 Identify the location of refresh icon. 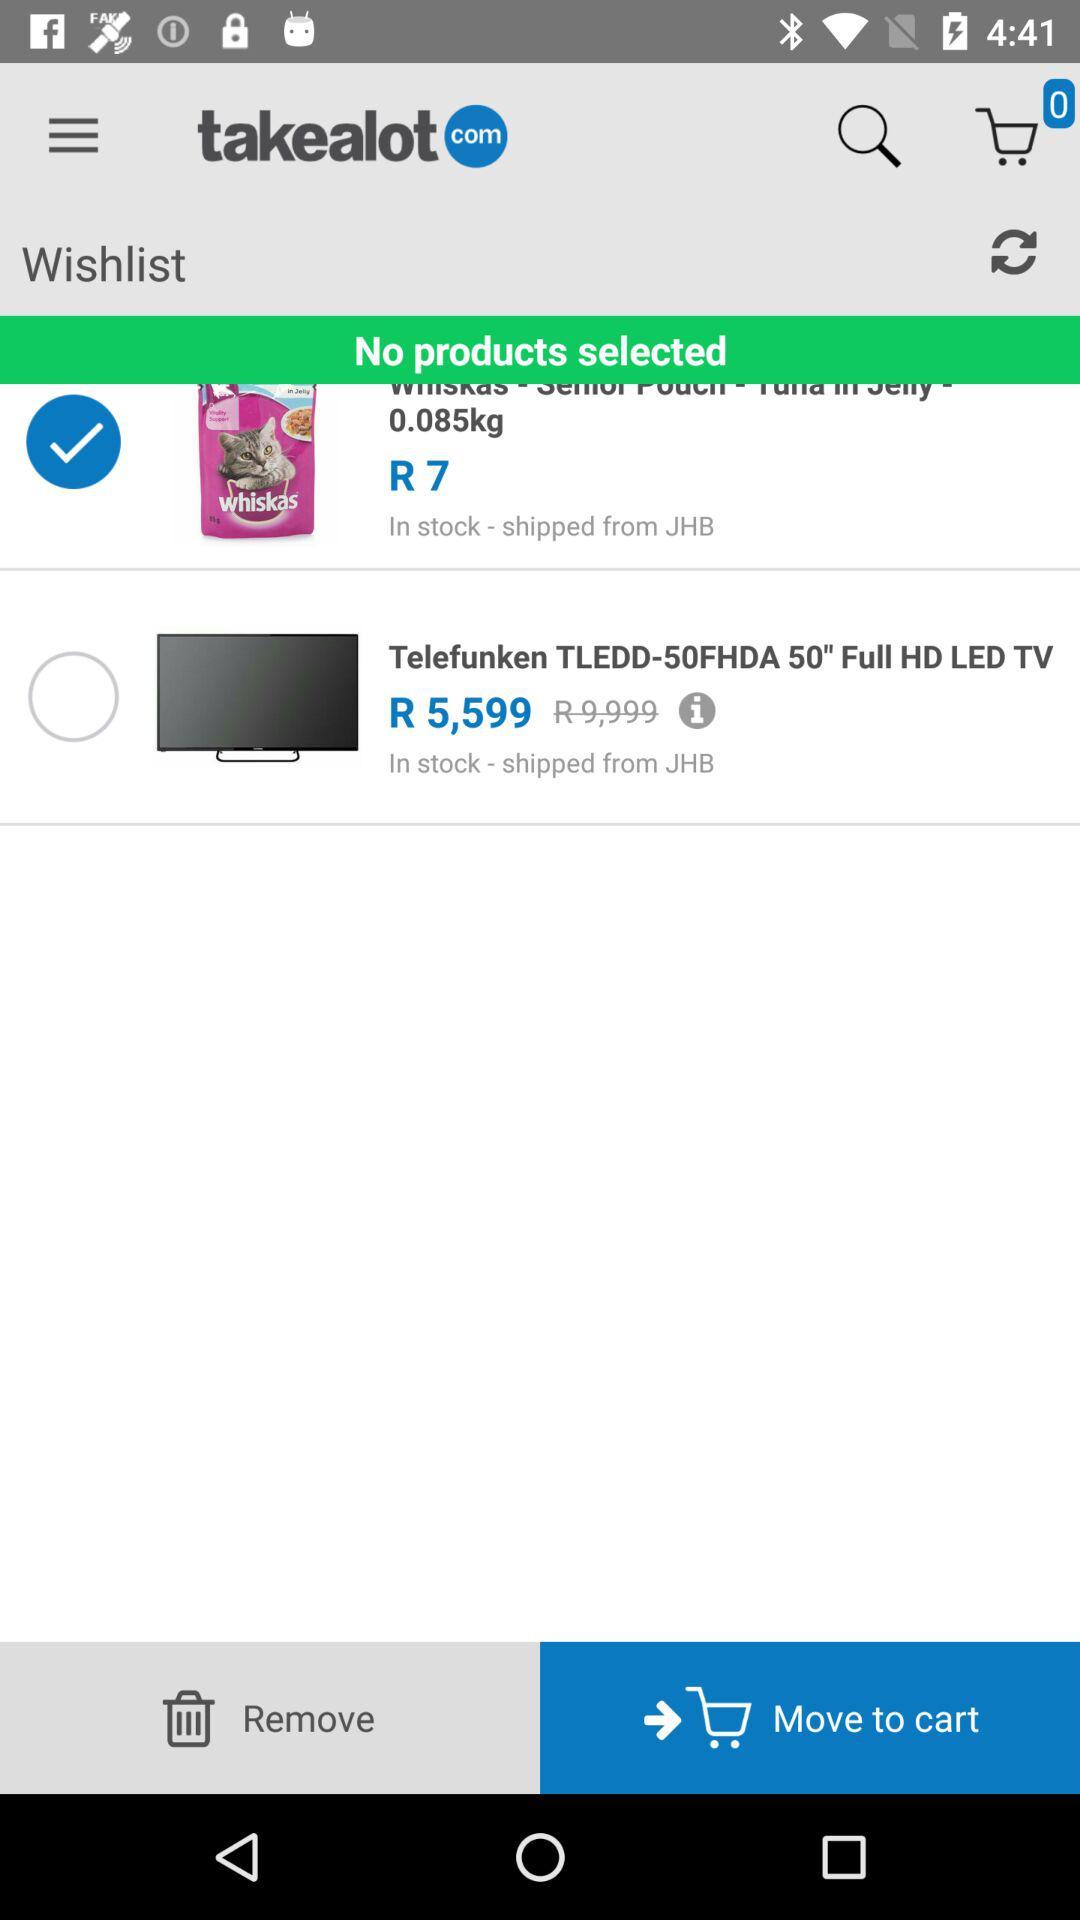
(1014, 251).